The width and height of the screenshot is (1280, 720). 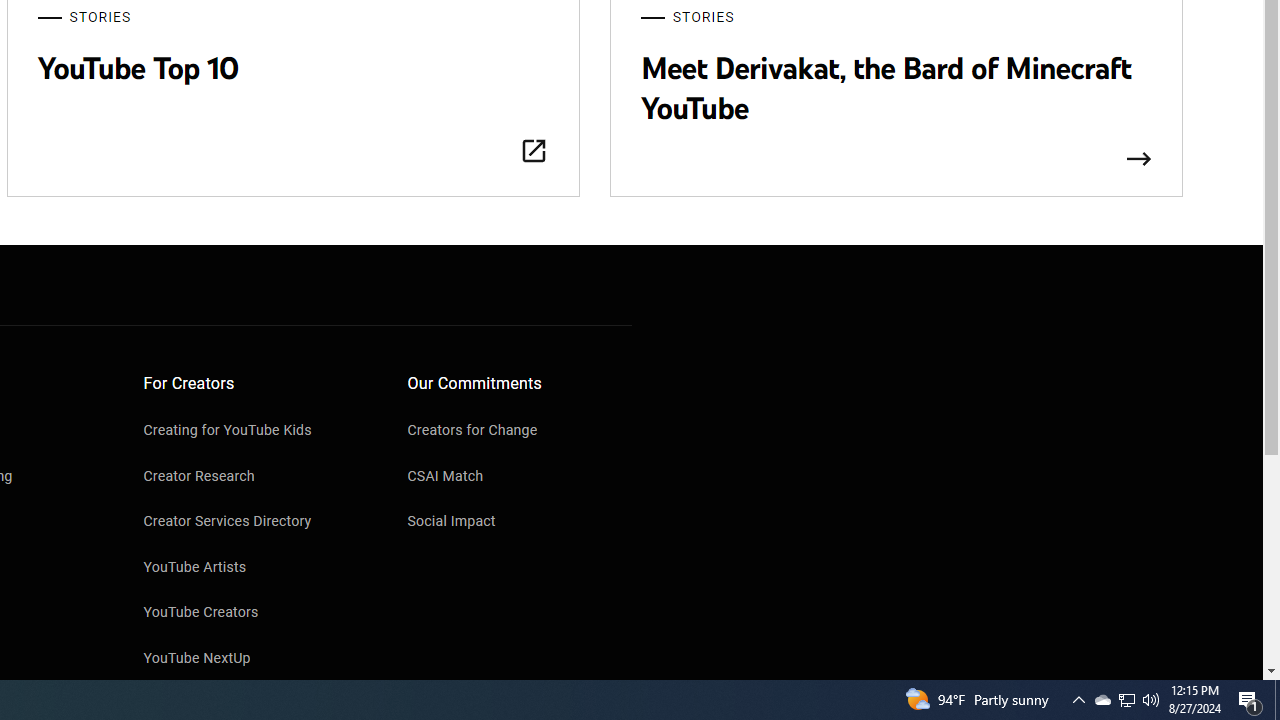 What do you see at coordinates (519, 431) in the screenshot?
I see `'Creators for Change'` at bounding box center [519, 431].